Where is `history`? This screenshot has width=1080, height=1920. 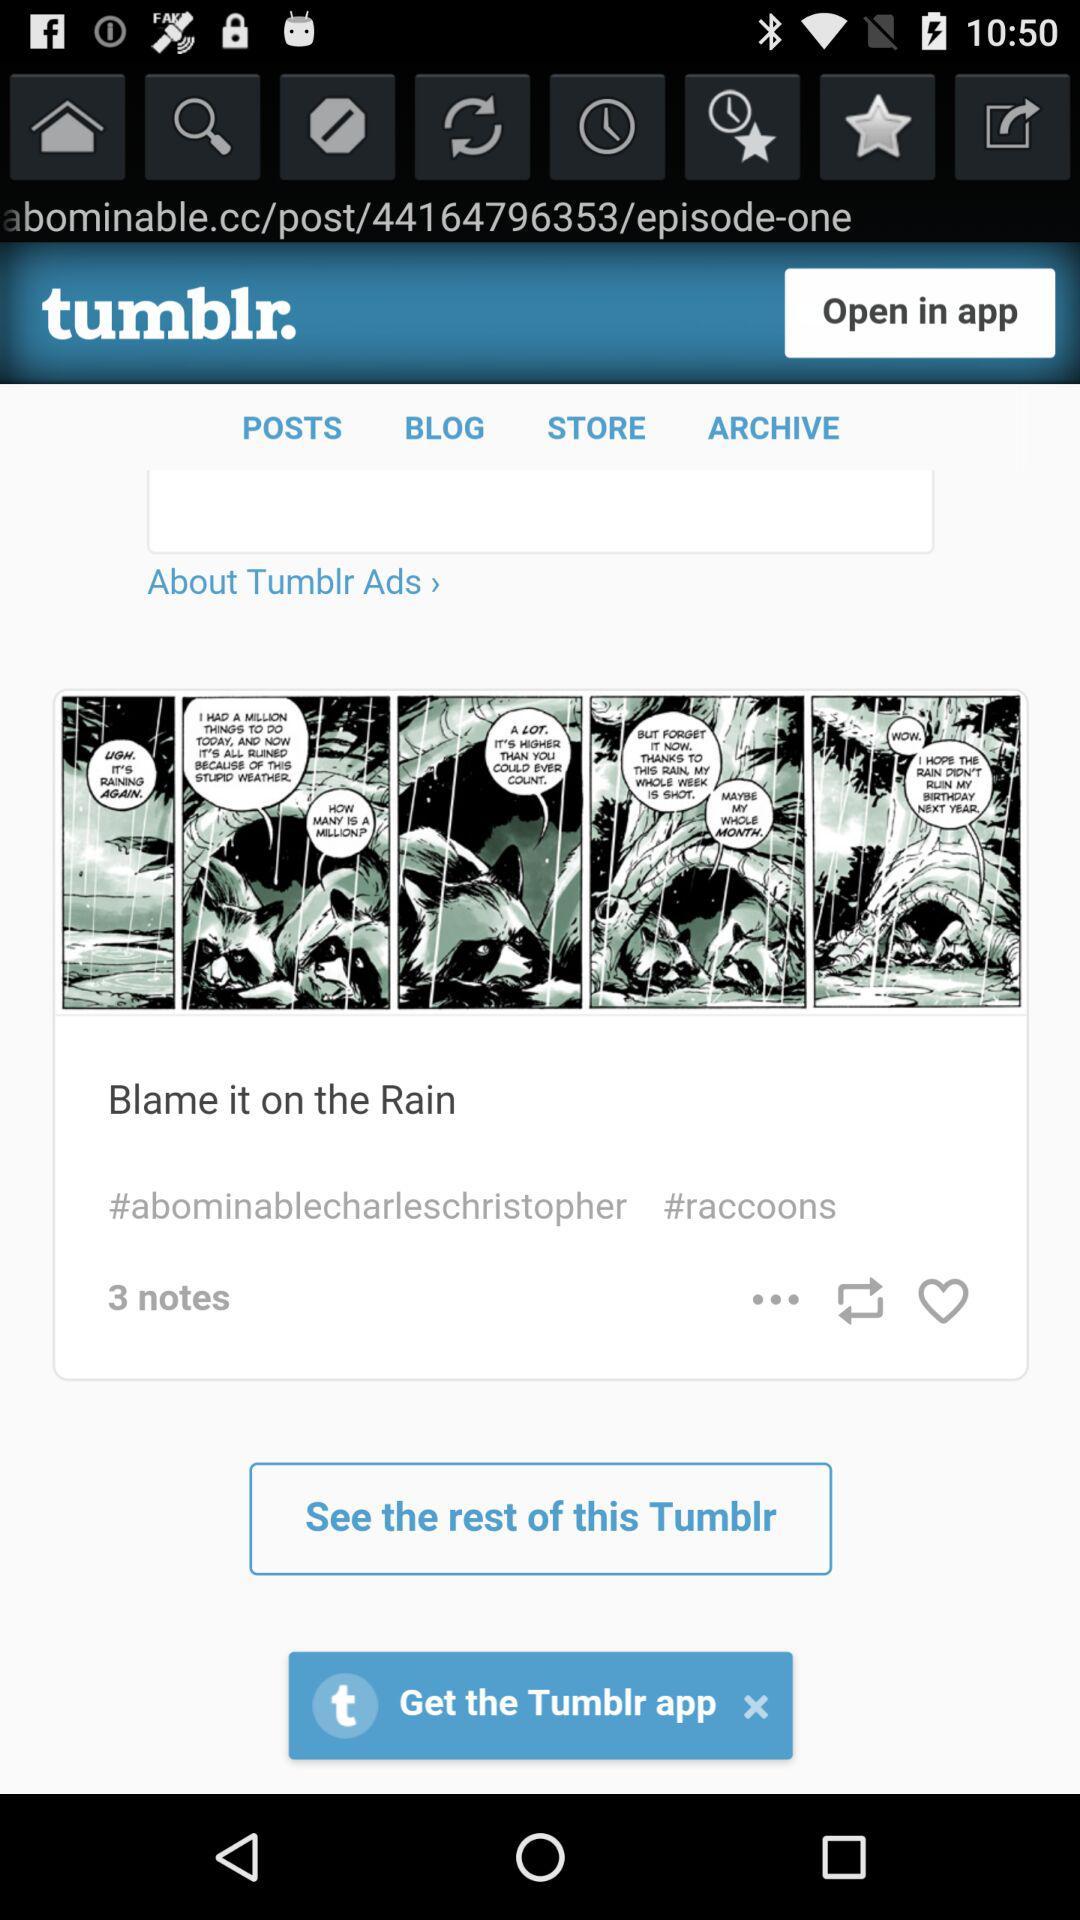
history is located at coordinates (606, 124).